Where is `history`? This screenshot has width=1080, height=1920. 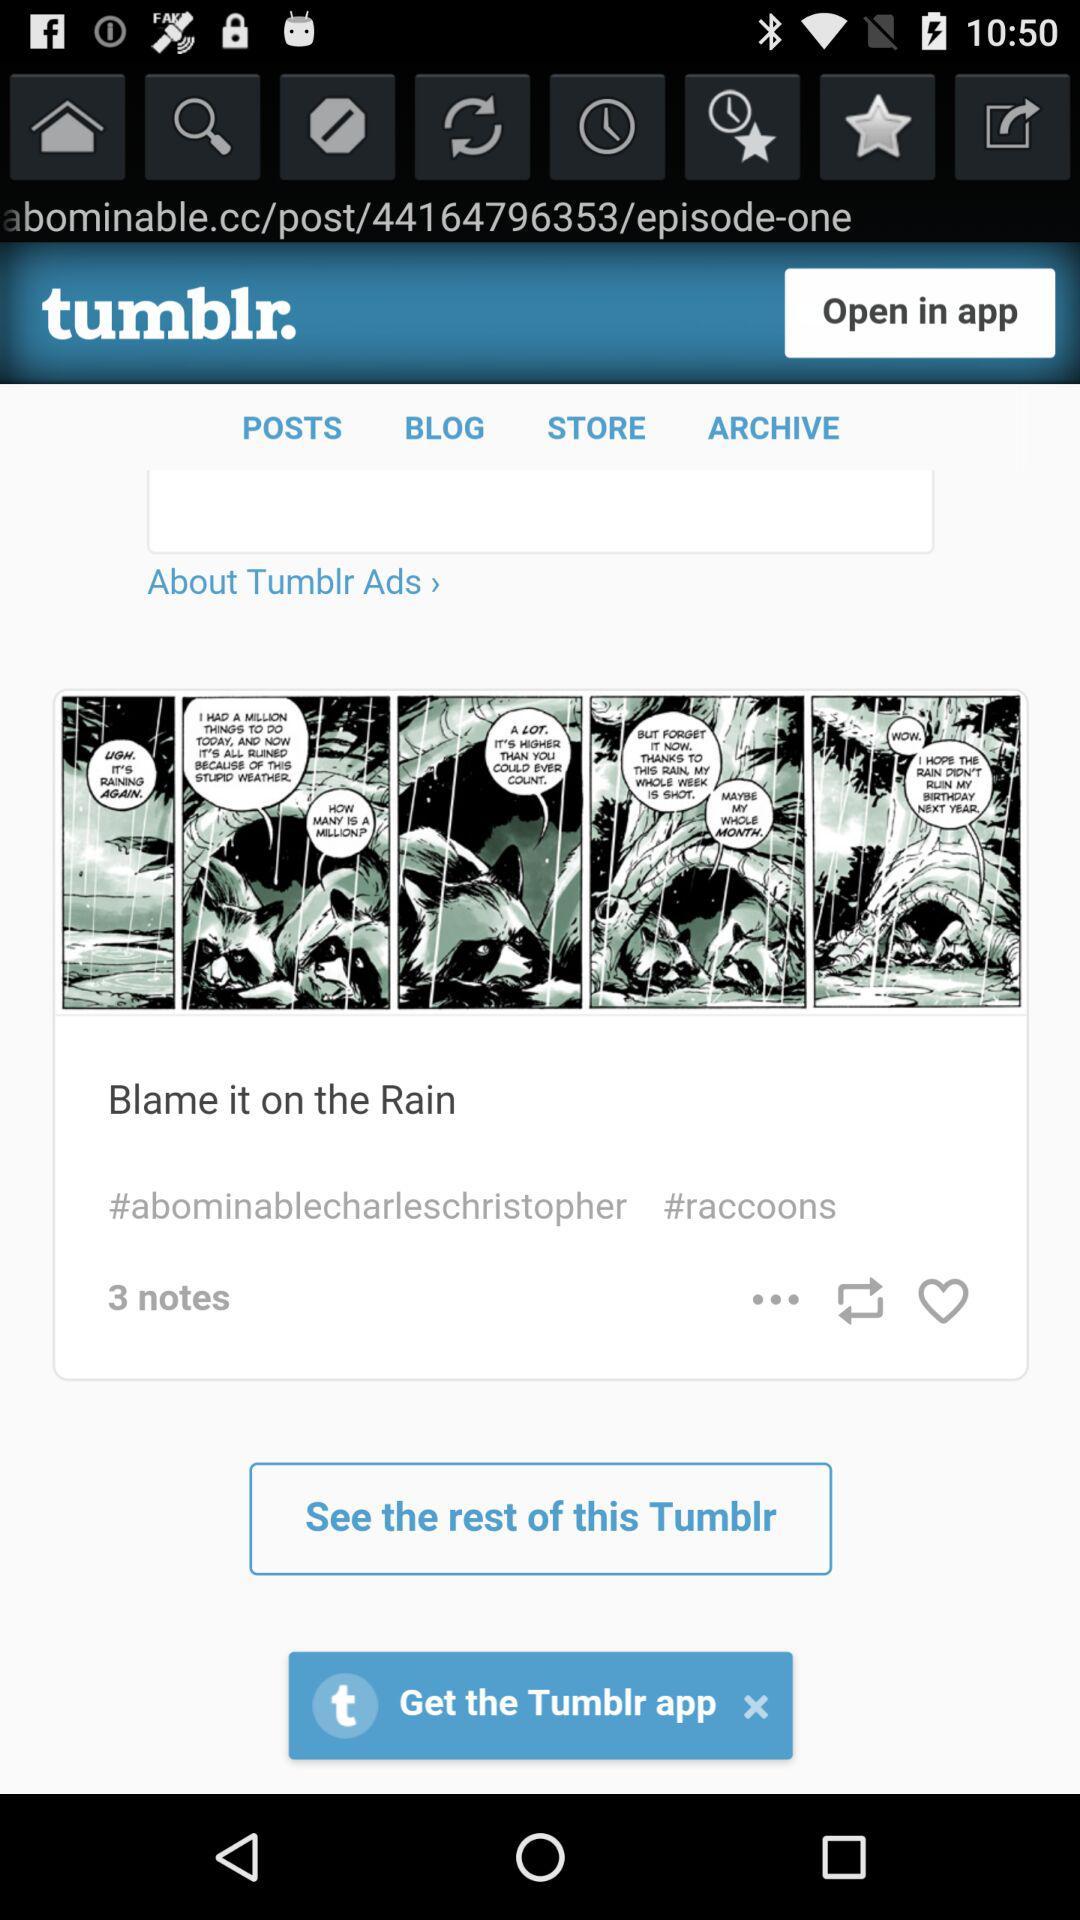
history is located at coordinates (606, 124).